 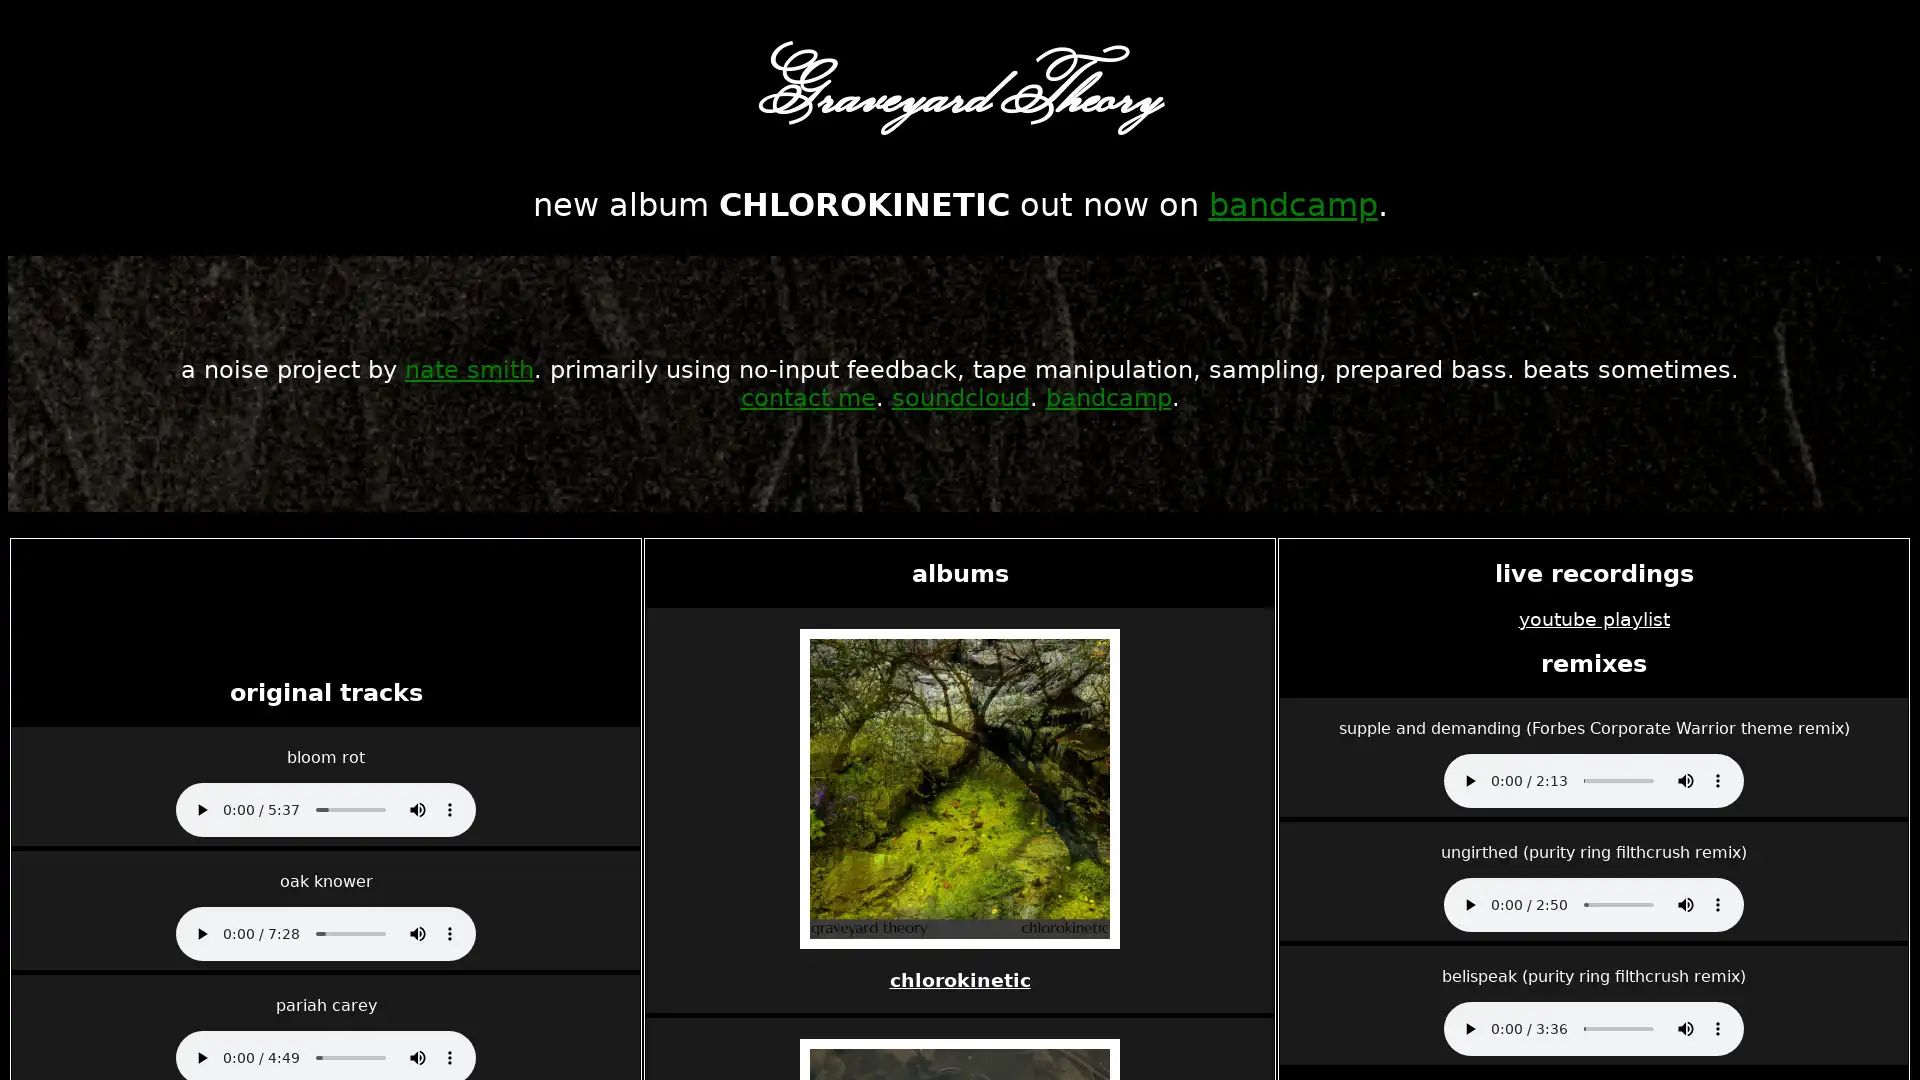 What do you see at coordinates (1684, 905) in the screenshot?
I see `mute` at bounding box center [1684, 905].